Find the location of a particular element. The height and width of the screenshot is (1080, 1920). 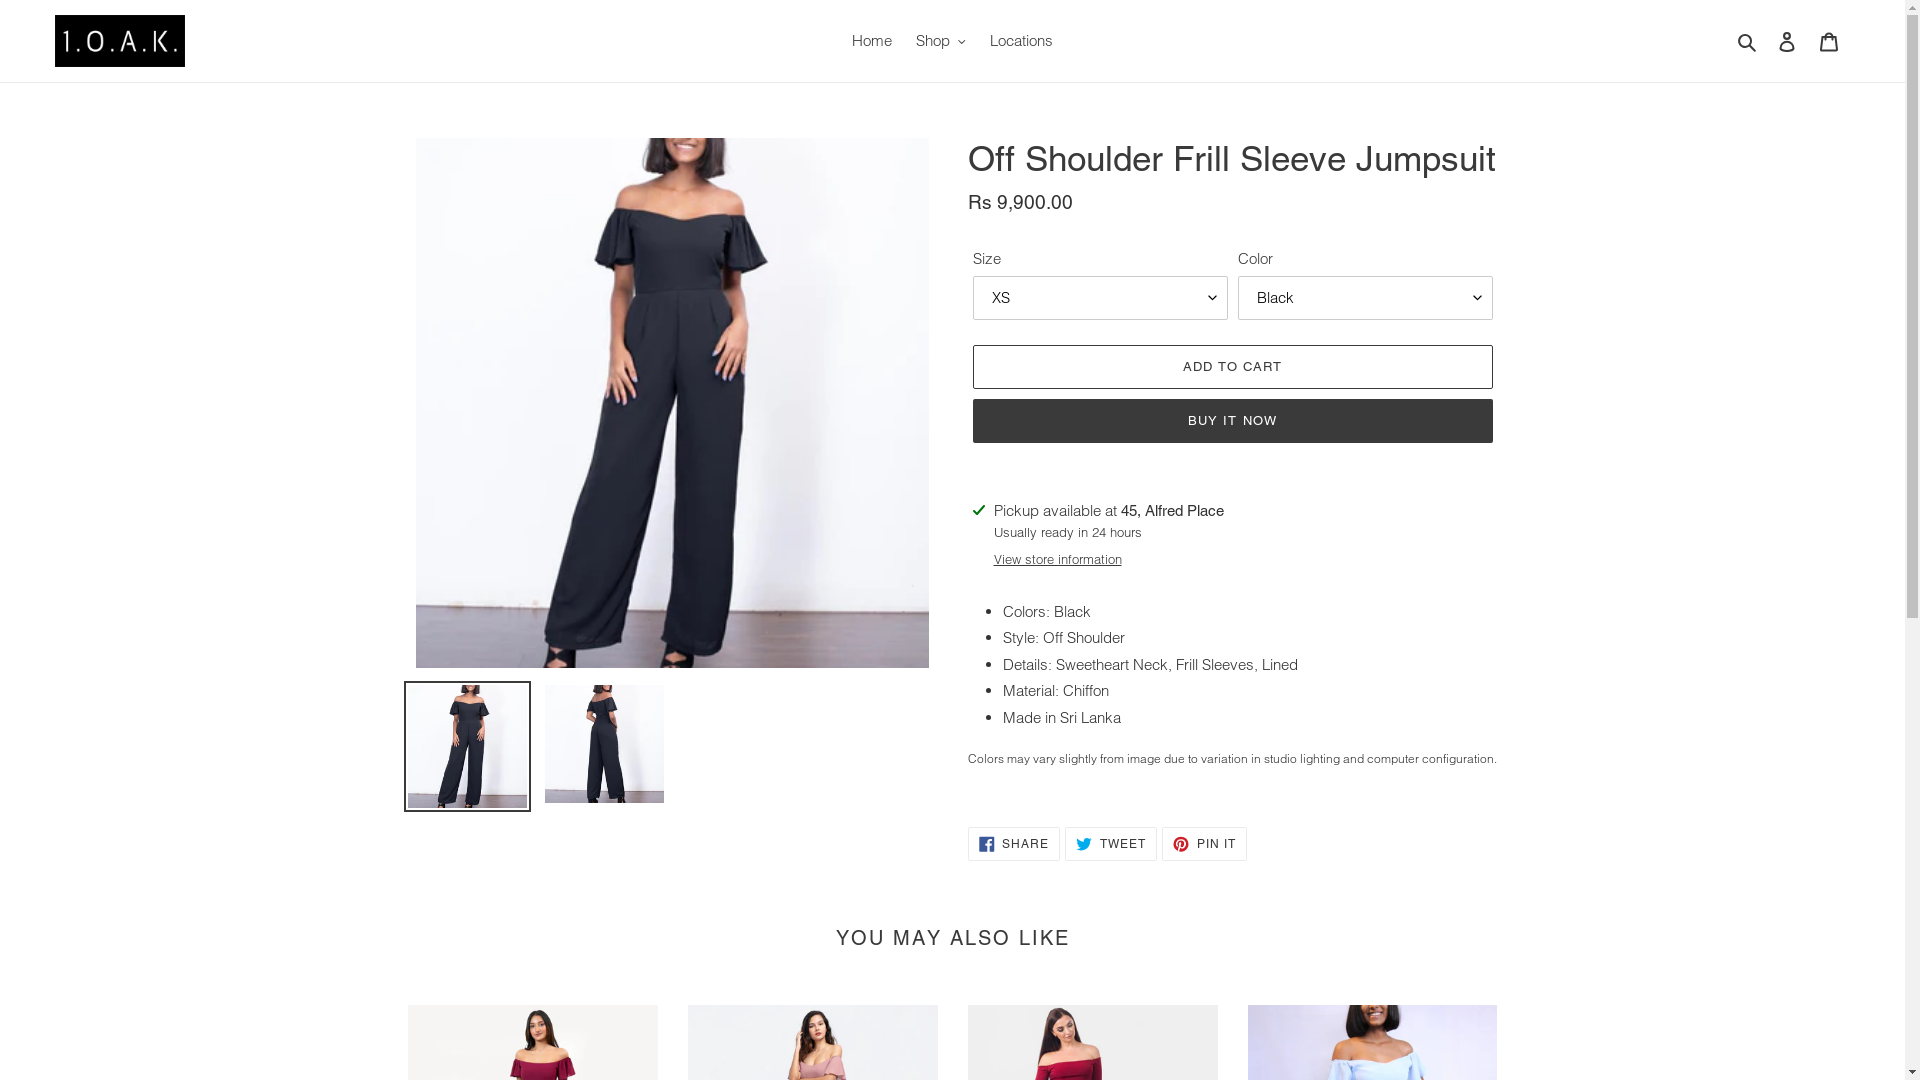

'TWEET is located at coordinates (1109, 844).